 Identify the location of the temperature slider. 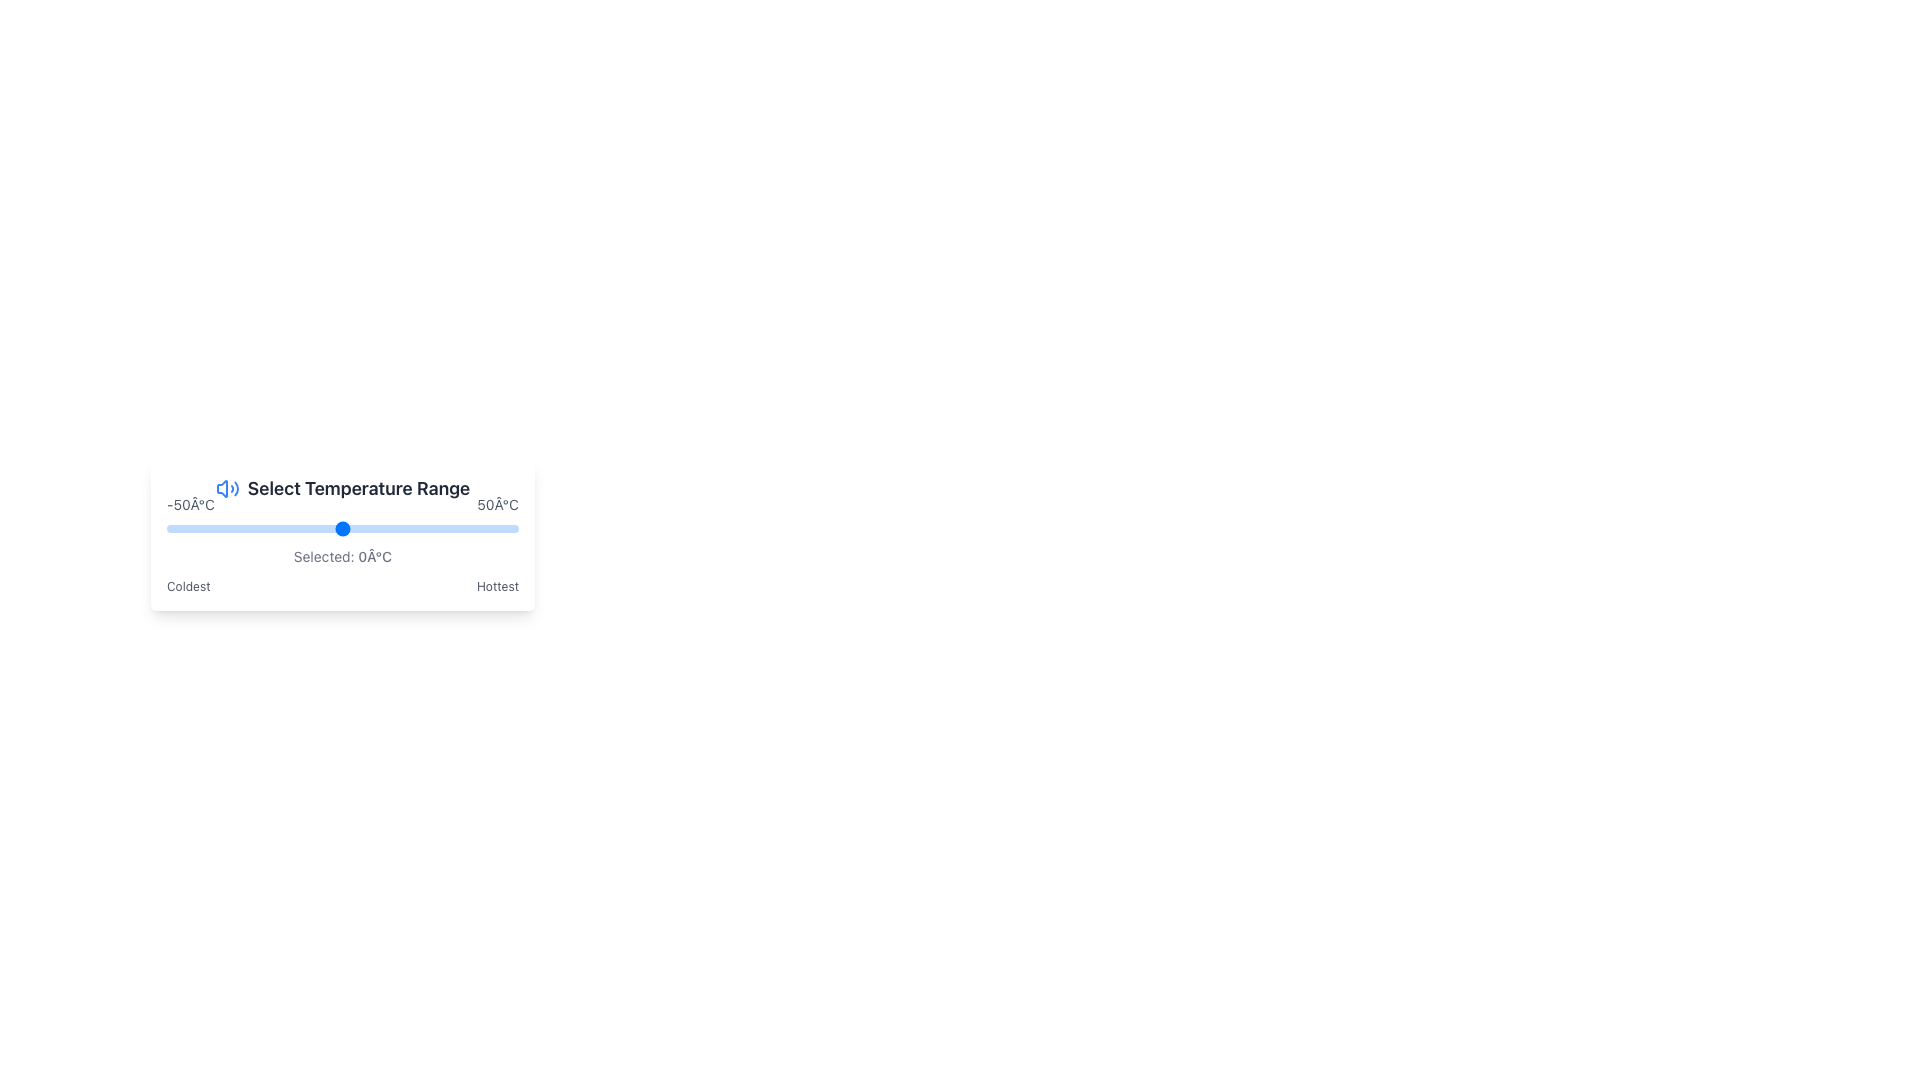
(285, 527).